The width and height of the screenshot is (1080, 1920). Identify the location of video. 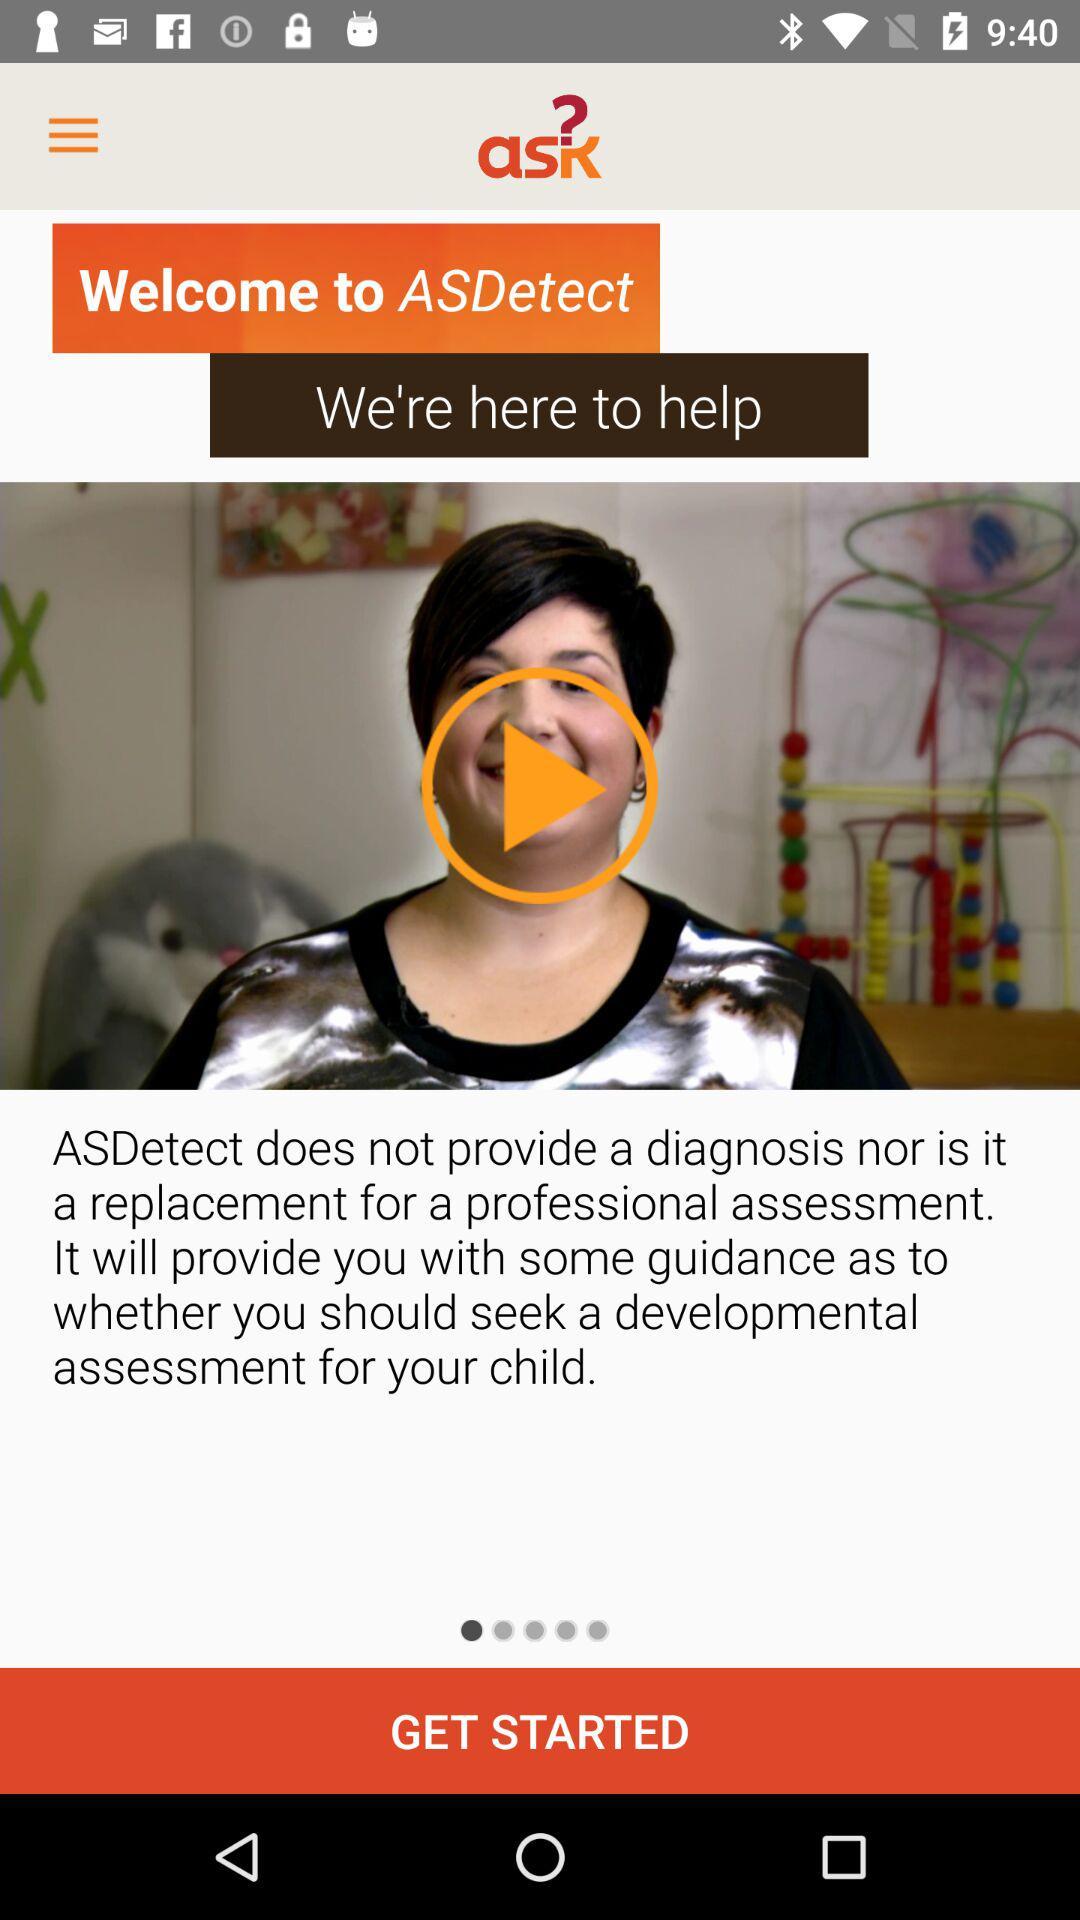
(538, 784).